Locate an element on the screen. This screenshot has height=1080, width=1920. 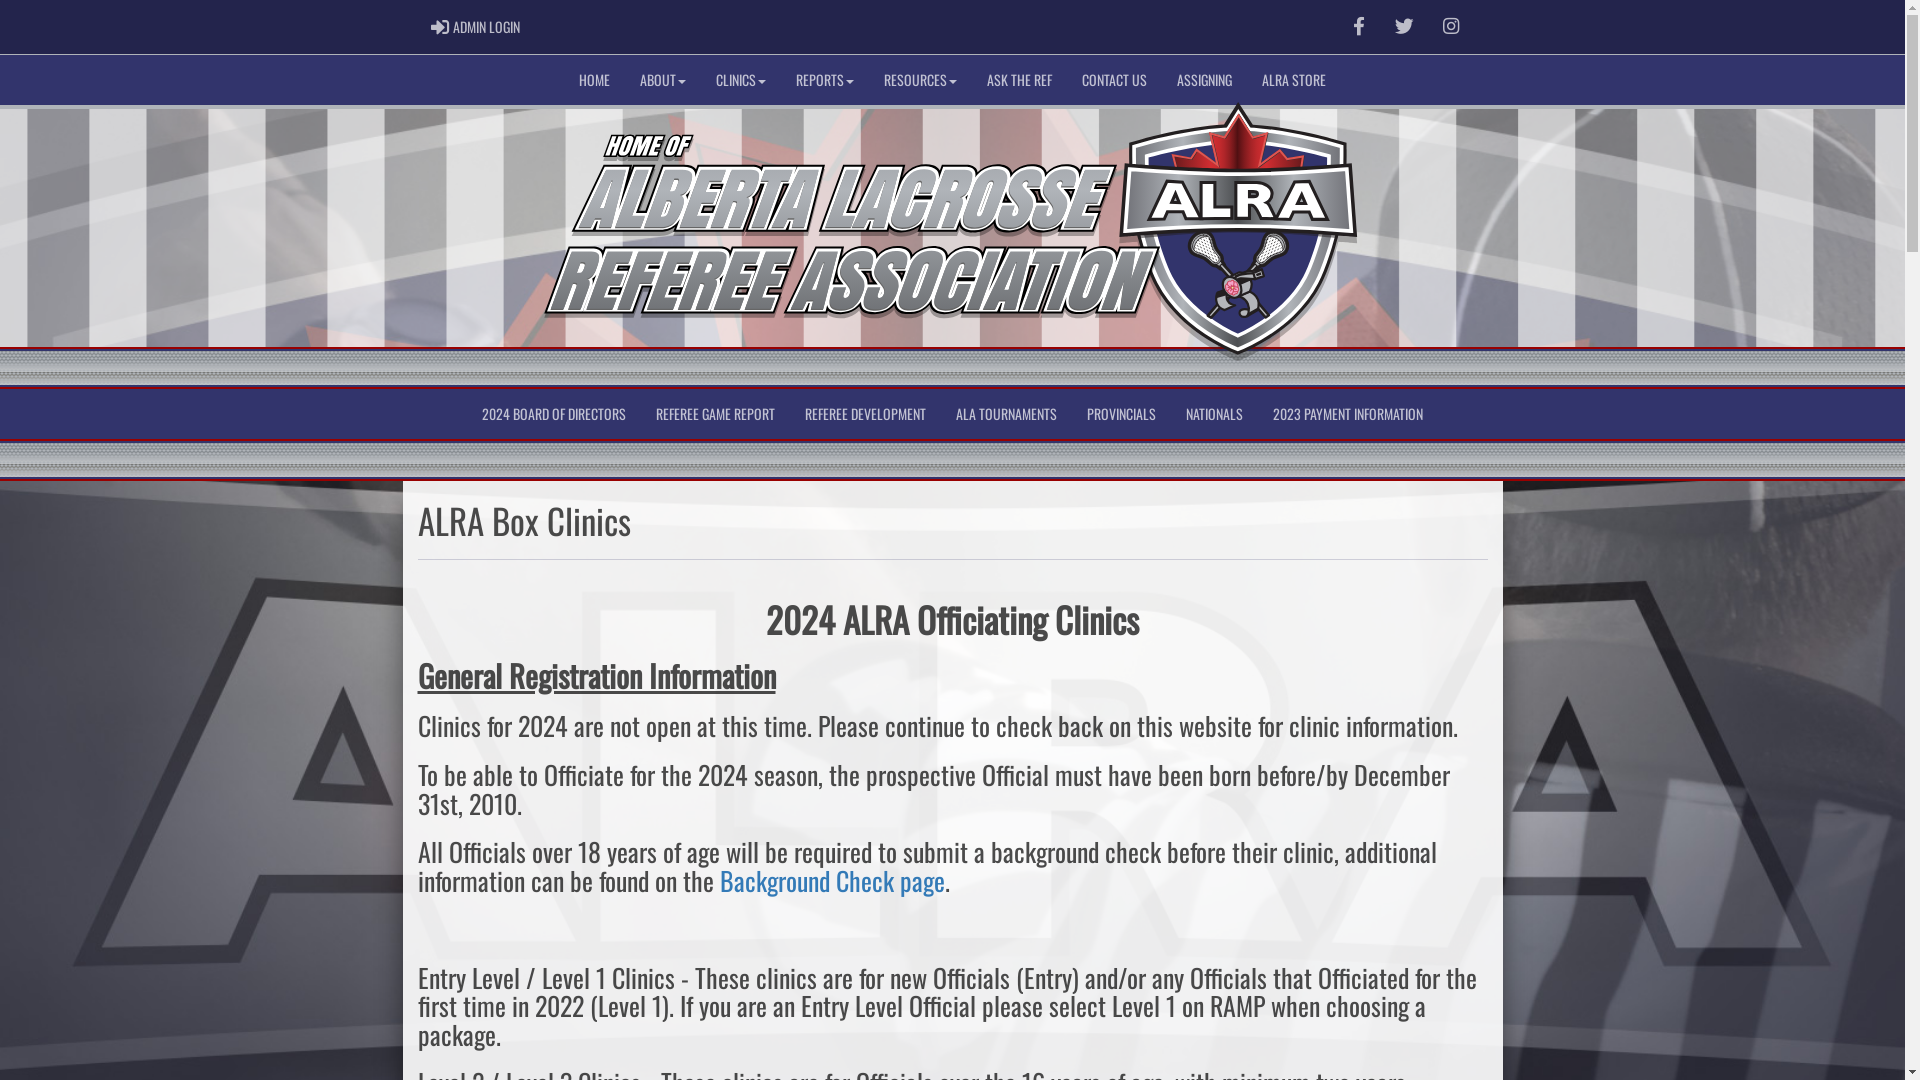
'REPORTS' is located at coordinates (780, 79).